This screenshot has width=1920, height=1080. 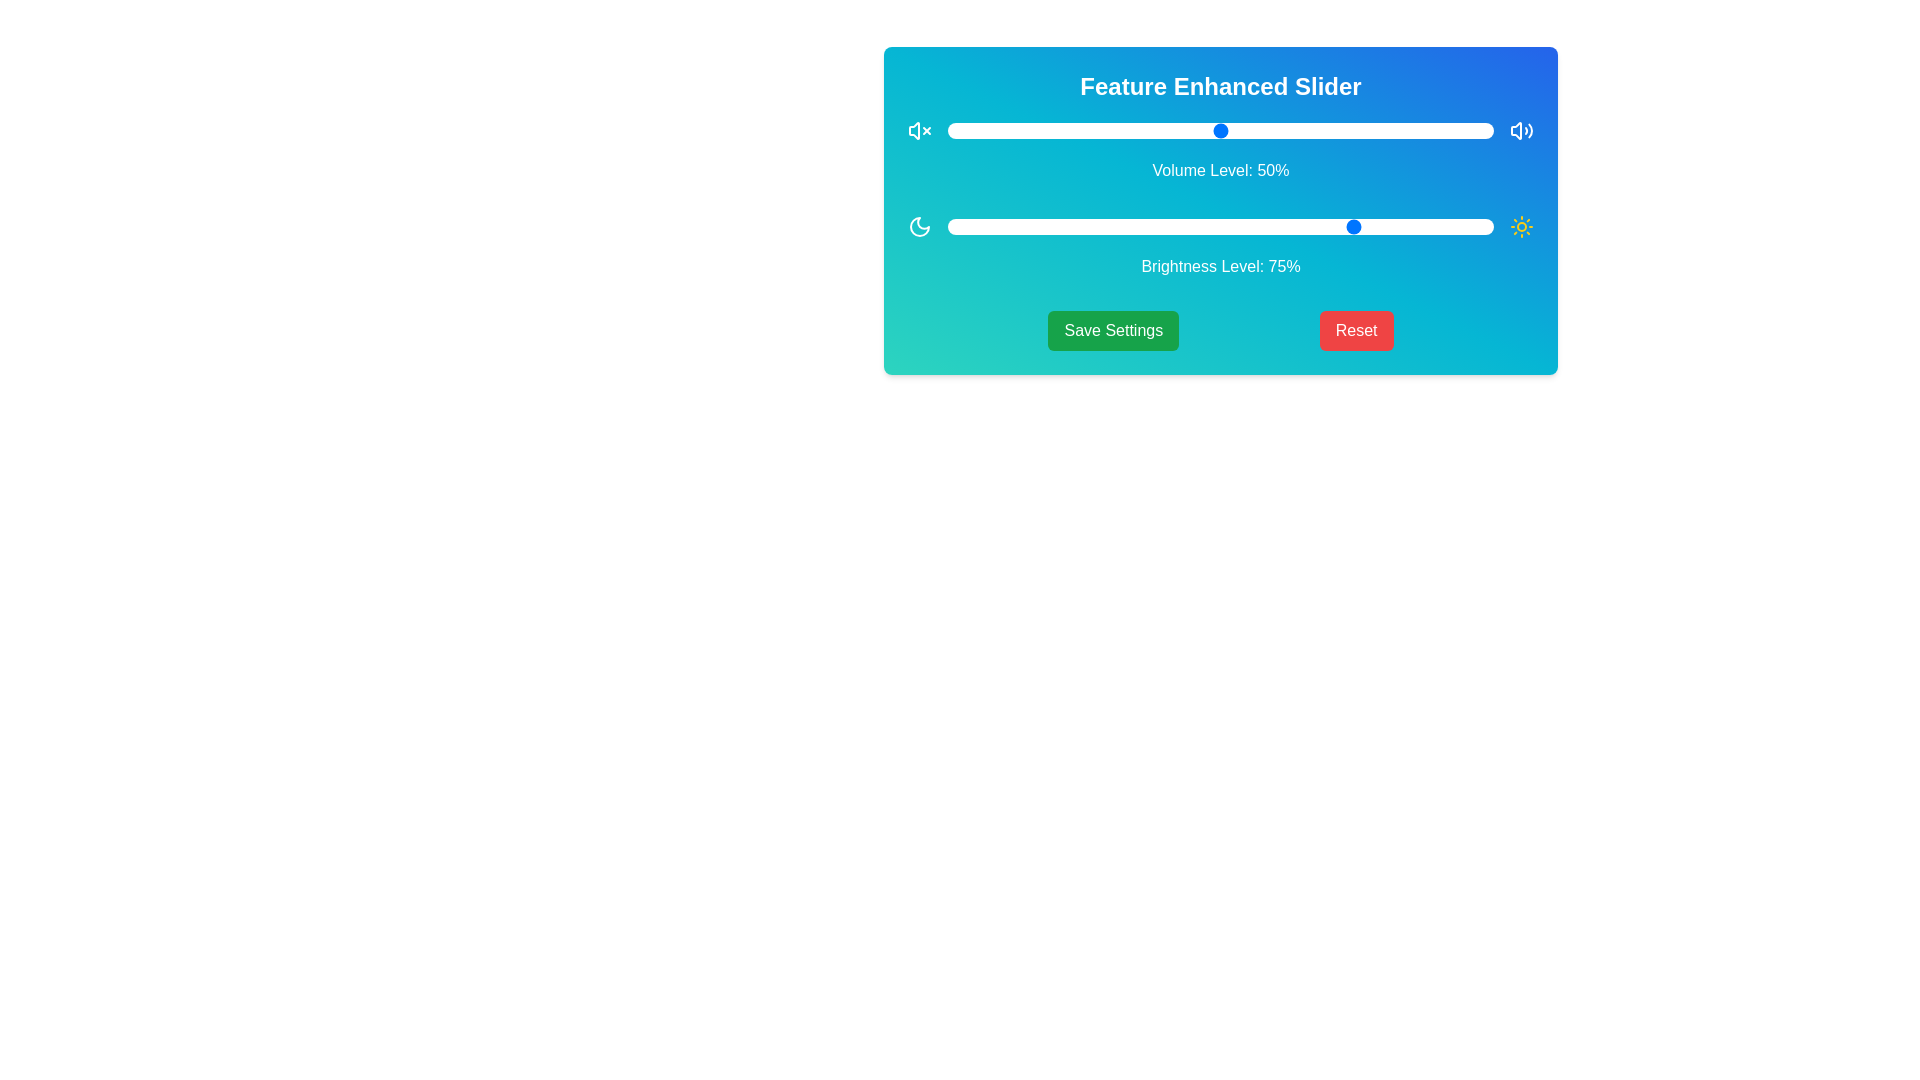 What do you see at coordinates (1356, 330) in the screenshot?
I see `the reset button located in the bottom-right area of the card interface, next to the 'Save Settings' button, to reset settings to default values` at bounding box center [1356, 330].